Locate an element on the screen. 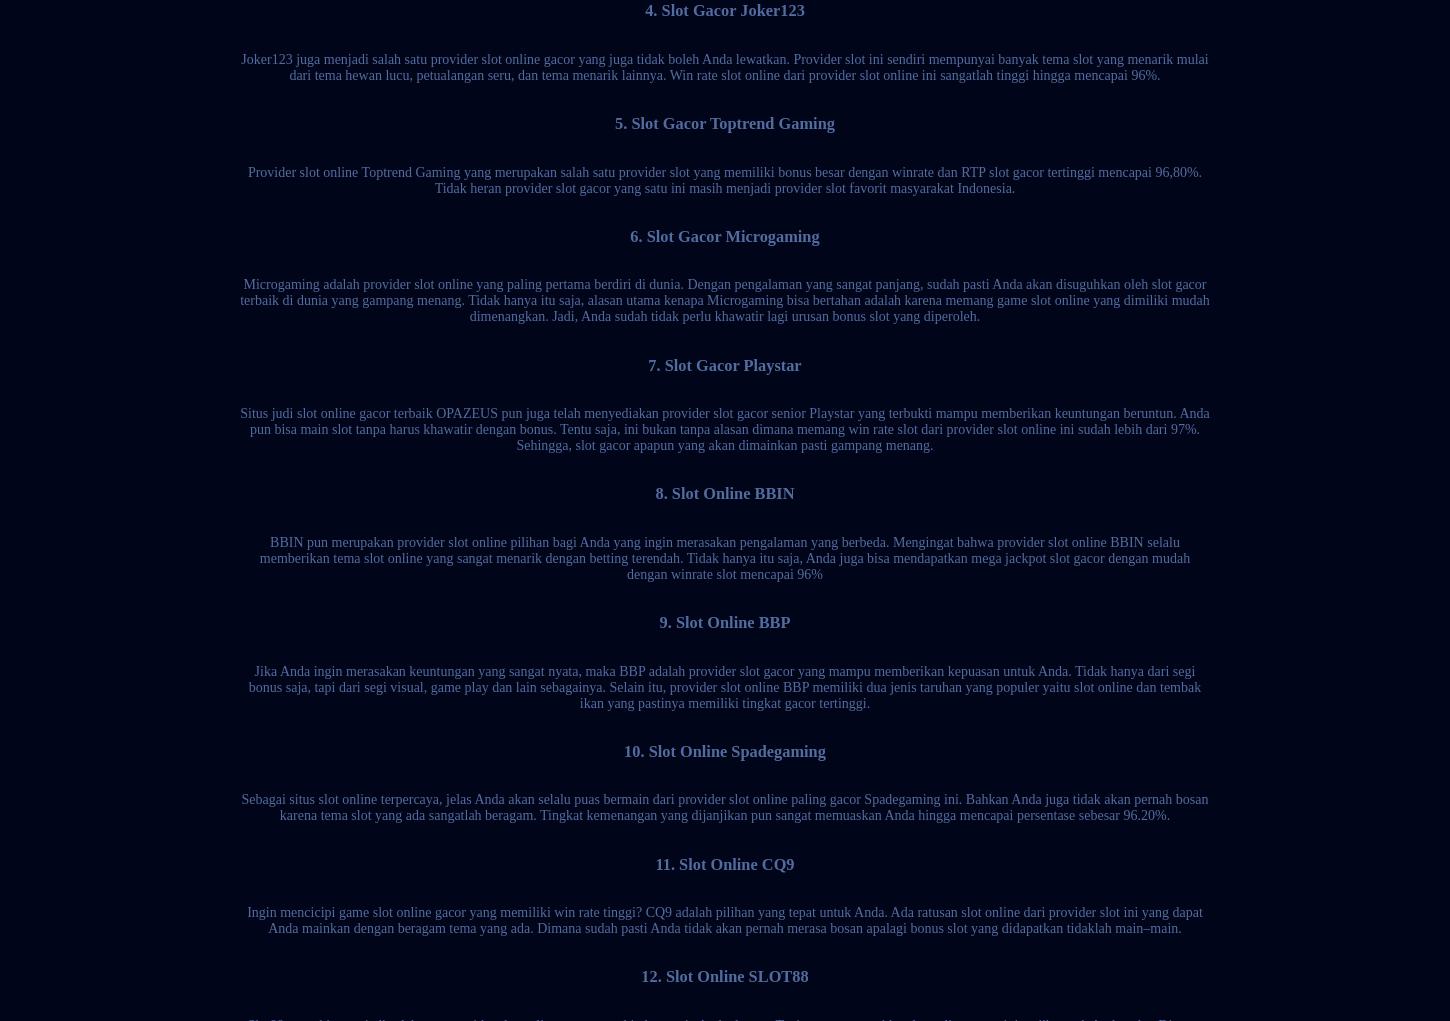 The height and width of the screenshot is (1021, 1450). '5. Slot Gacor Toptrend Gaming' is located at coordinates (723, 123).